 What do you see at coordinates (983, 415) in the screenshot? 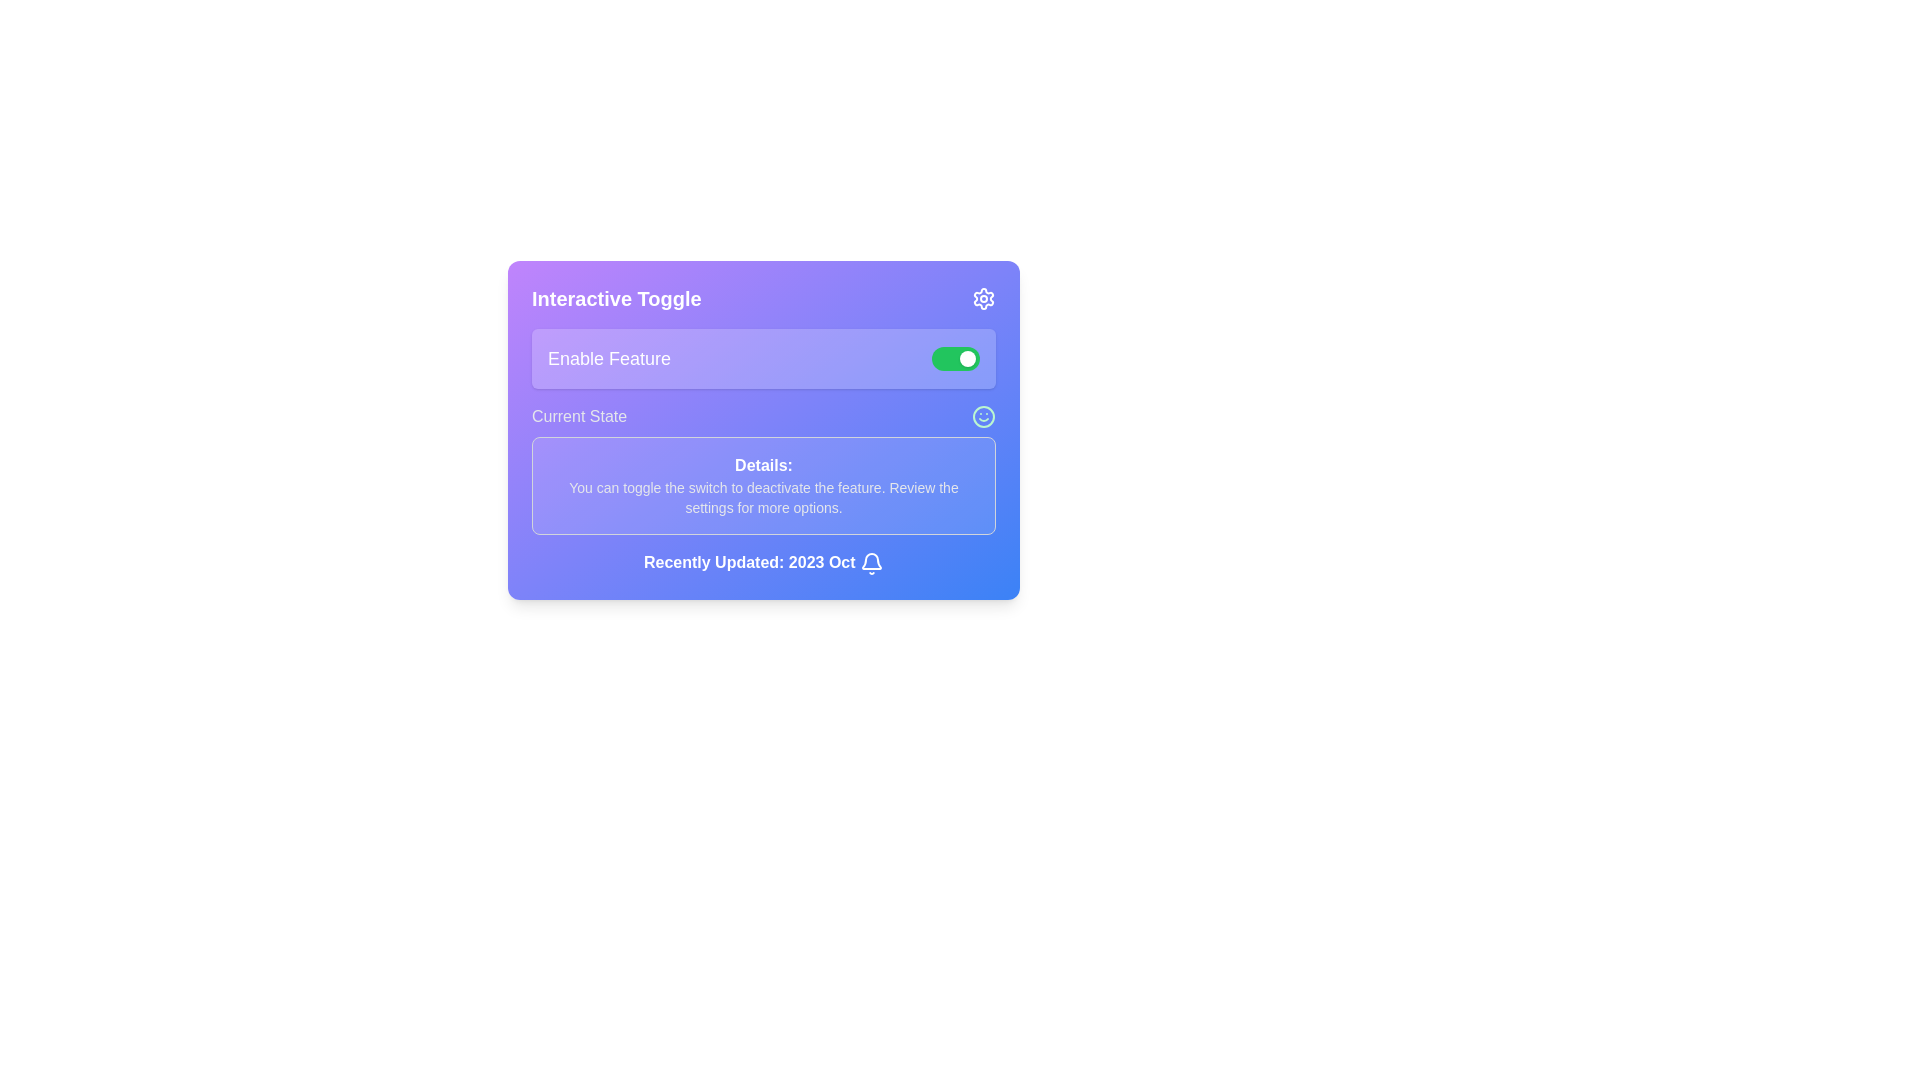
I see `the green smiley icon located in the 'Current State' section, positioned at the top-right of the rectangle containing its label` at bounding box center [983, 415].